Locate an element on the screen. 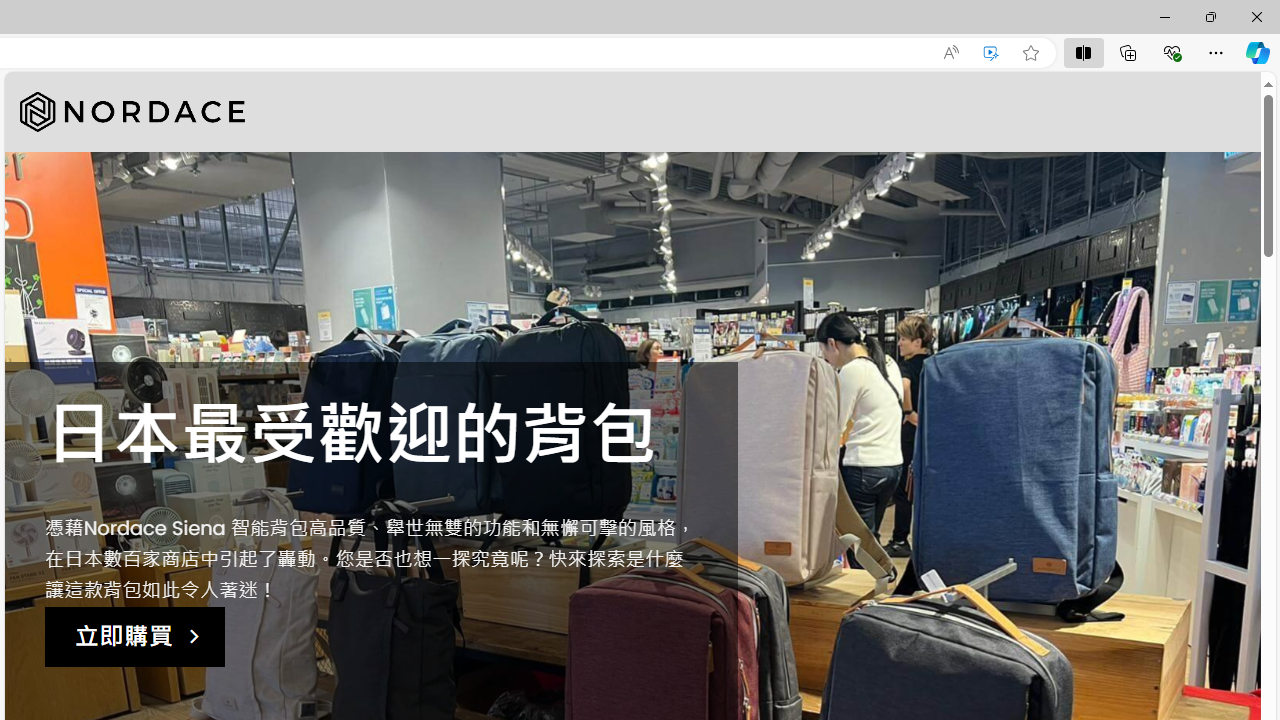  'Collections' is located at coordinates (1128, 51).